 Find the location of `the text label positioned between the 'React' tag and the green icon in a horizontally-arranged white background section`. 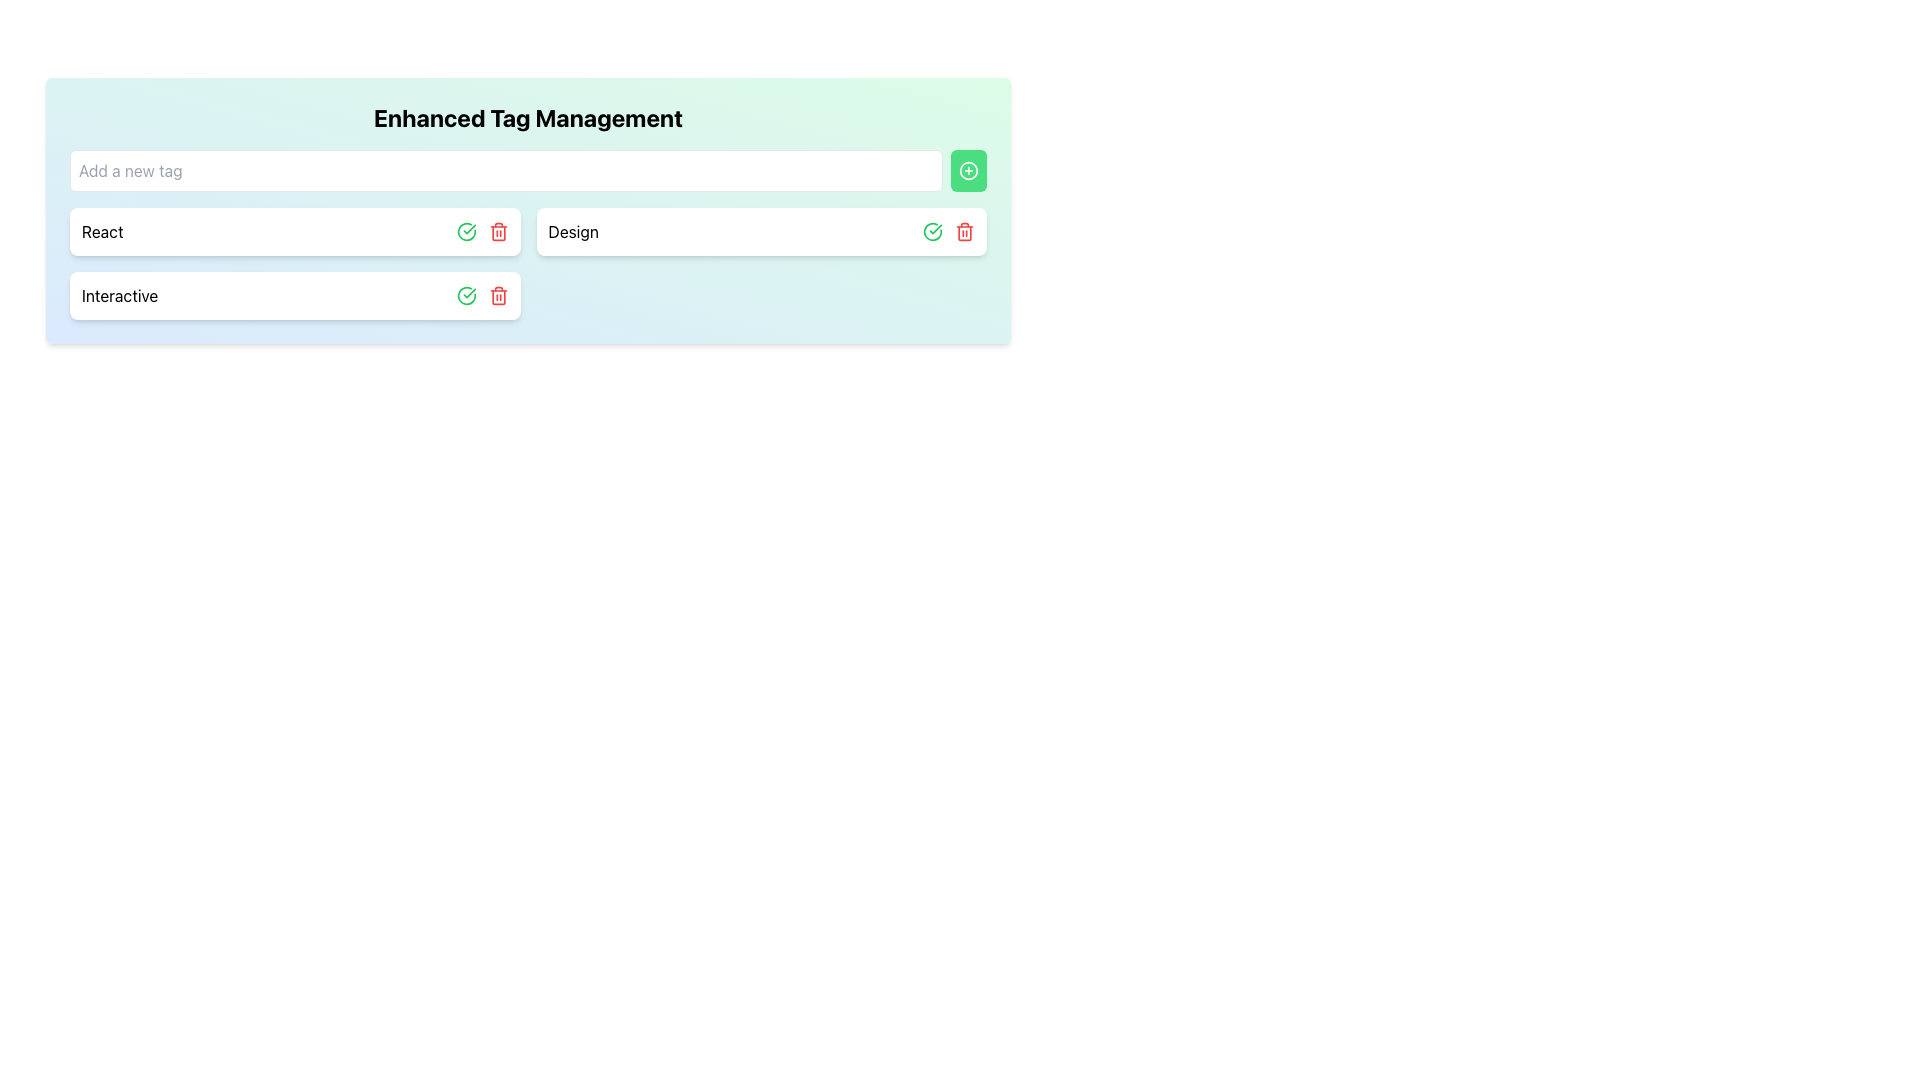

the text label positioned between the 'React' tag and the green icon in a horizontally-arranged white background section is located at coordinates (572, 230).